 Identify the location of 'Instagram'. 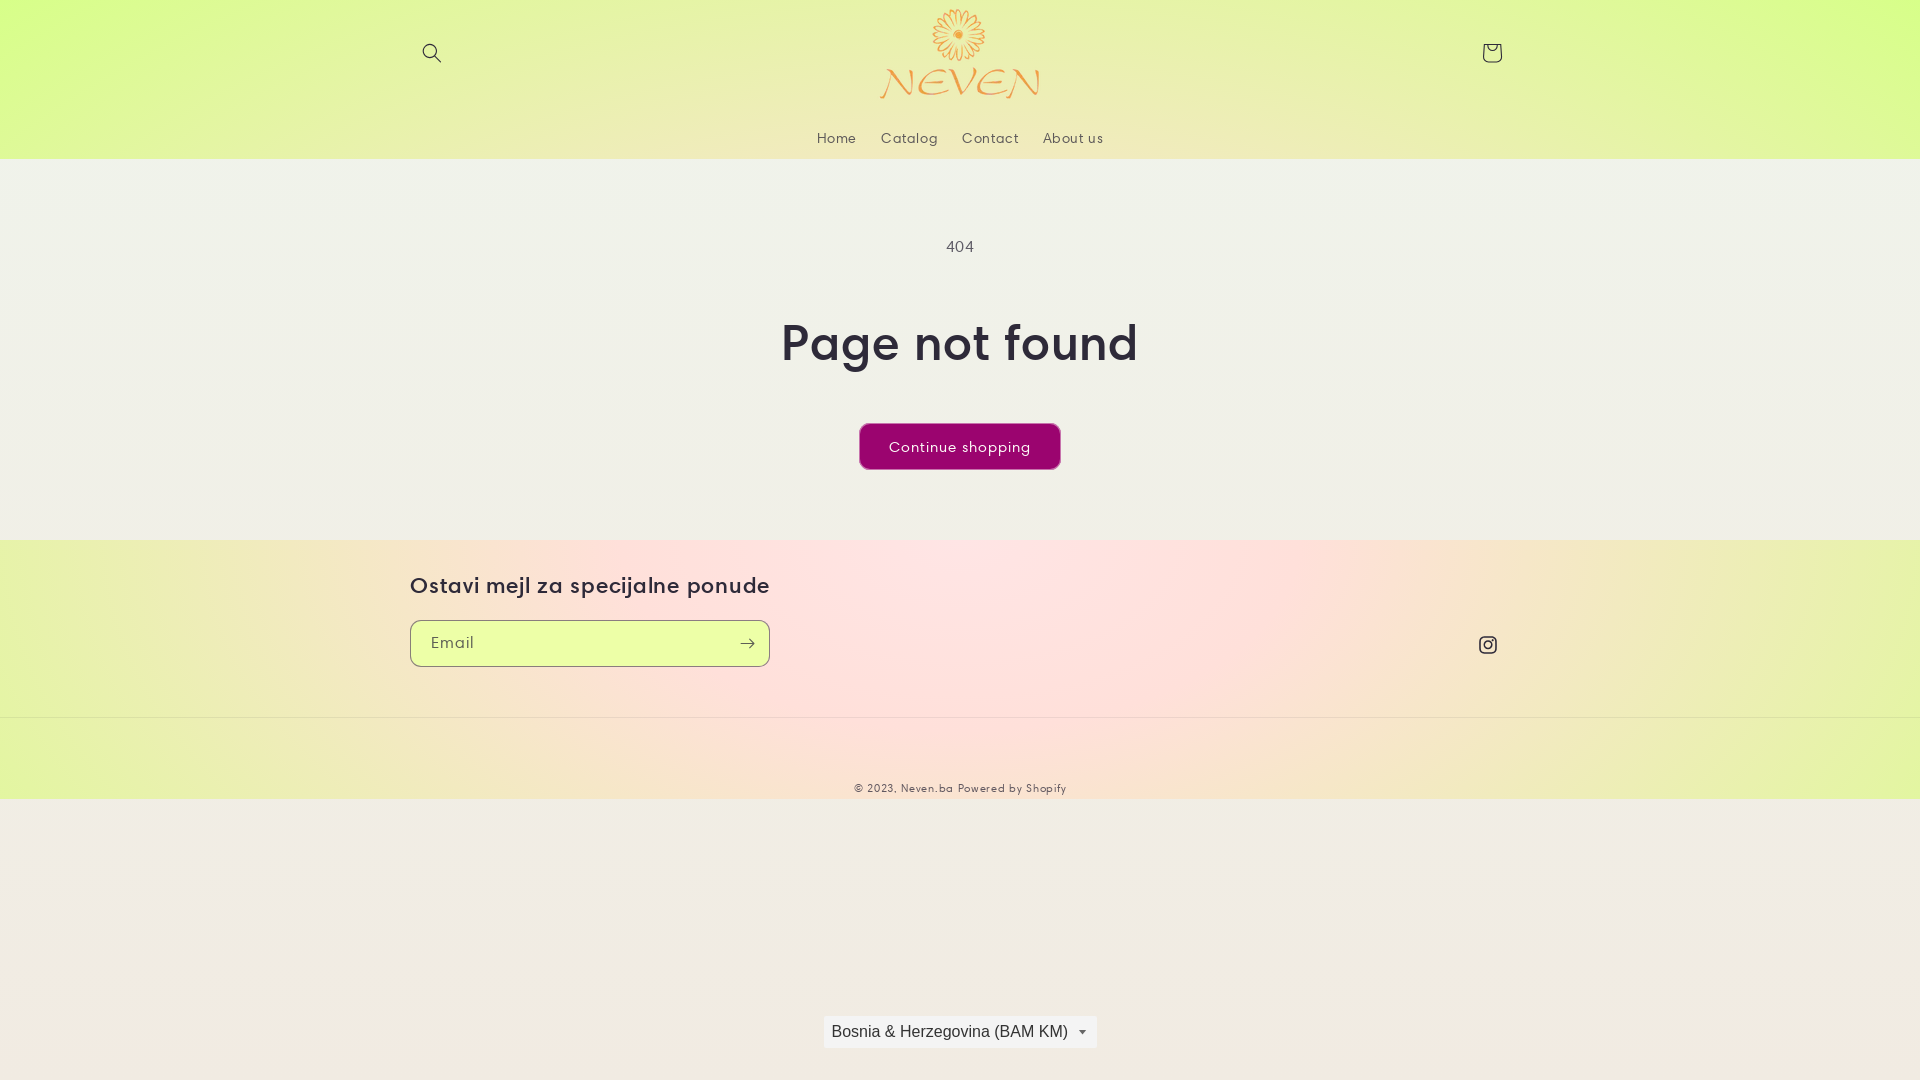
(1488, 644).